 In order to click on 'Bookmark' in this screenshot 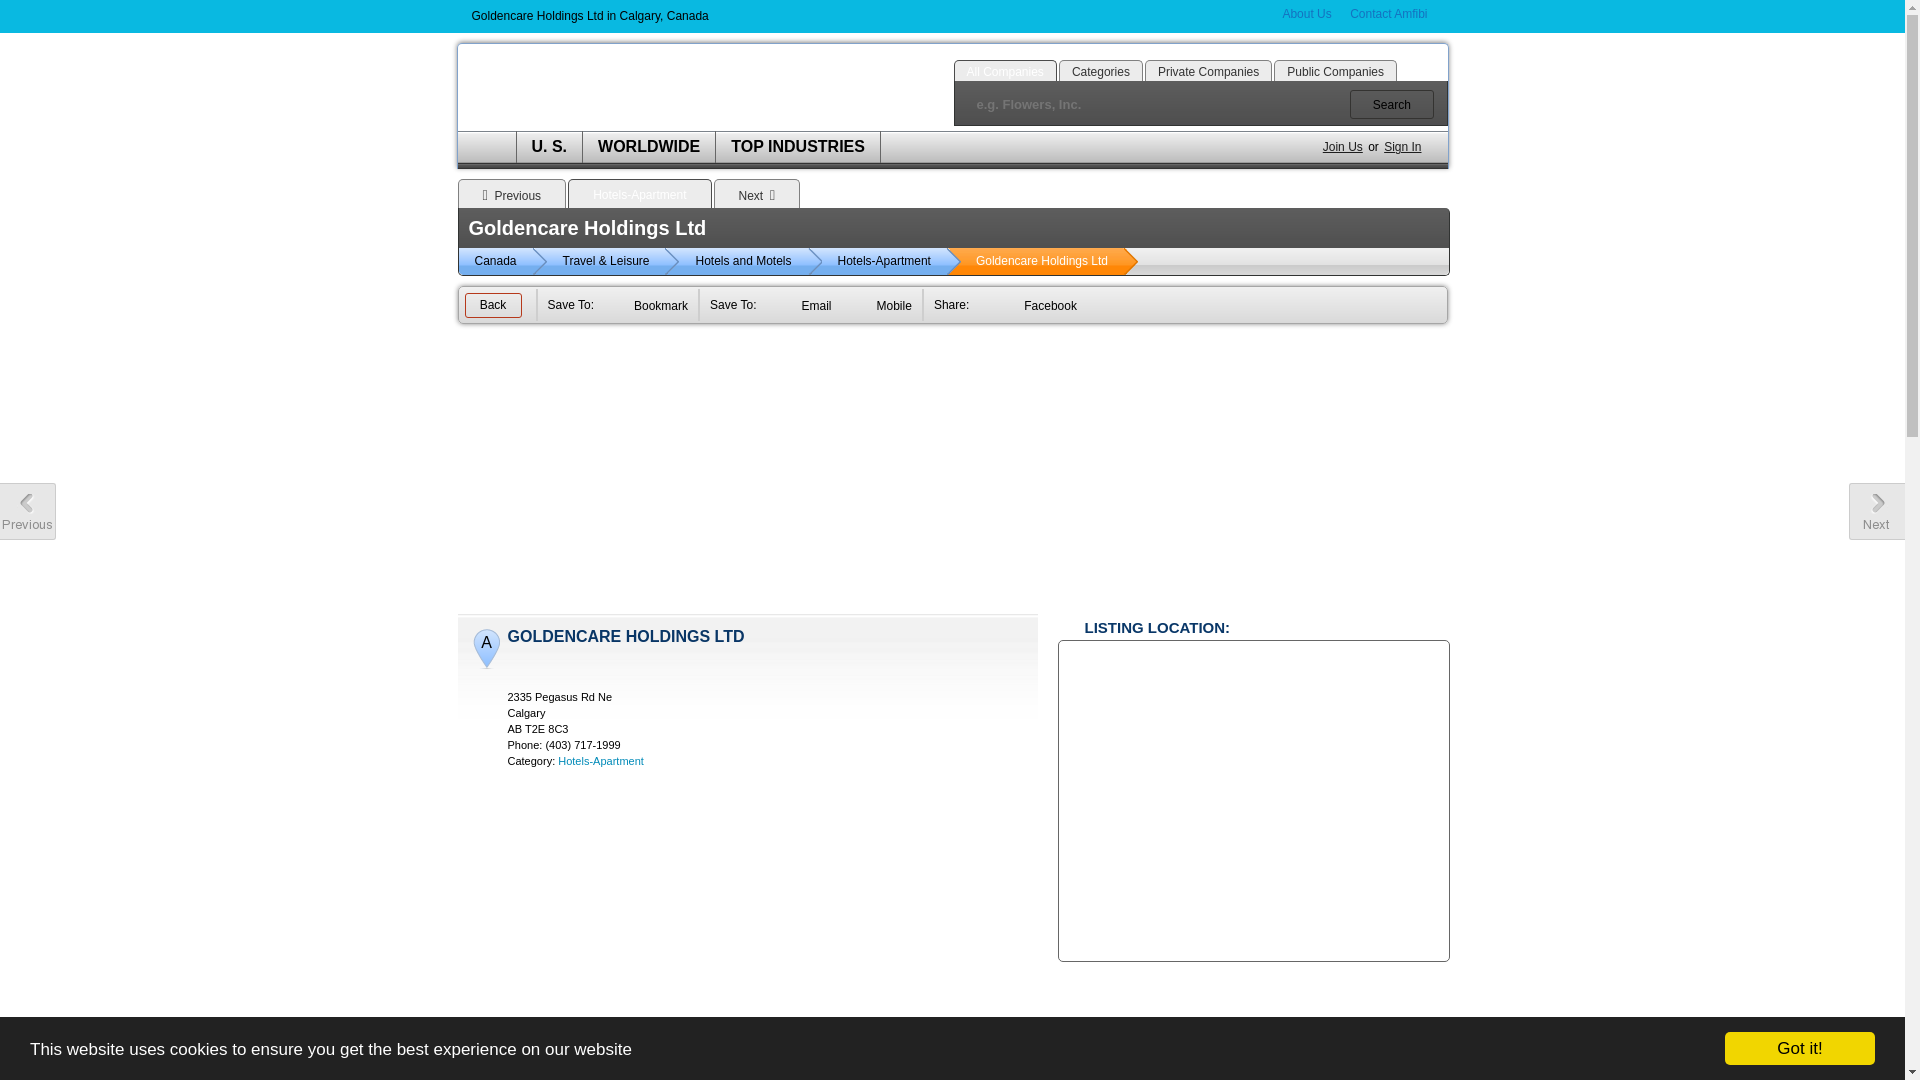, I will do `click(603, 306)`.